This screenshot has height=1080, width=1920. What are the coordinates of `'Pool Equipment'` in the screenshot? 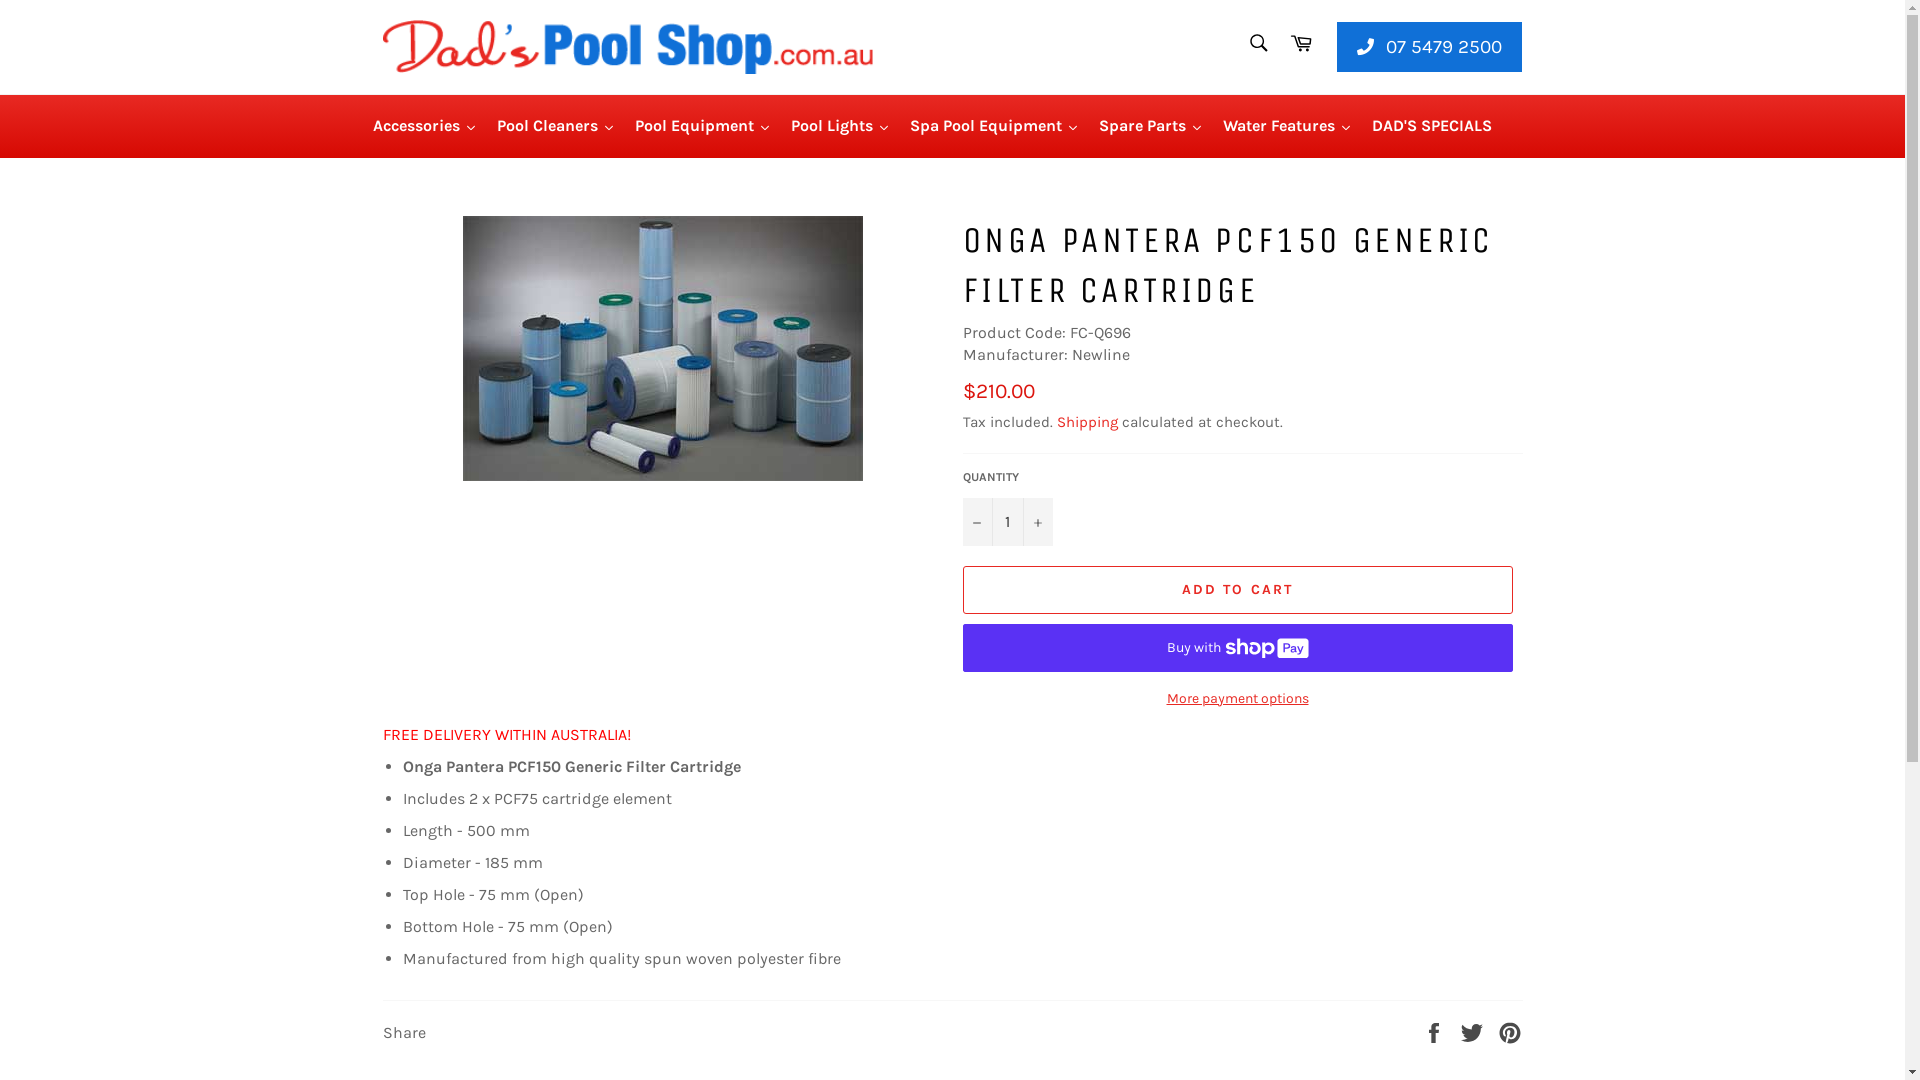 It's located at (623, 126).